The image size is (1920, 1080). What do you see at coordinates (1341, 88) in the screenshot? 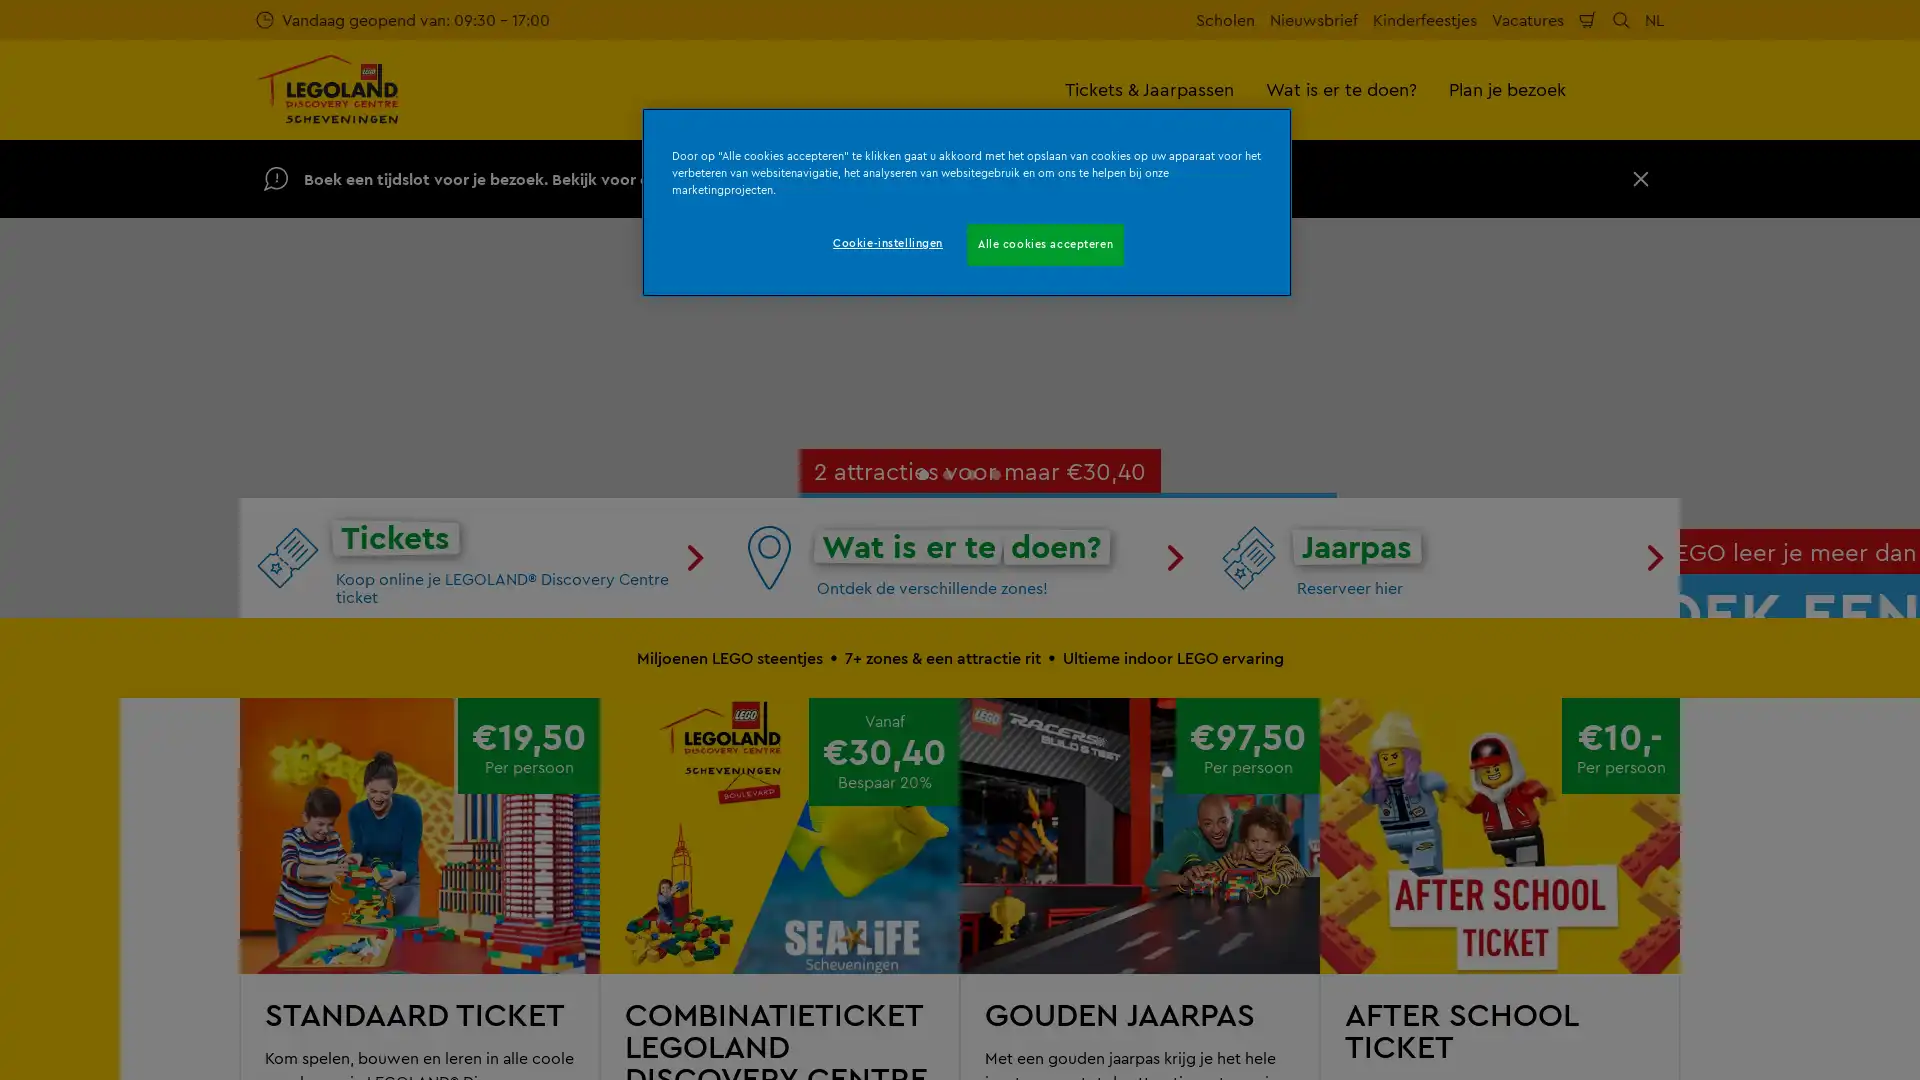
I see `Wat is er te doen?` at bounding box center [1341, 88].